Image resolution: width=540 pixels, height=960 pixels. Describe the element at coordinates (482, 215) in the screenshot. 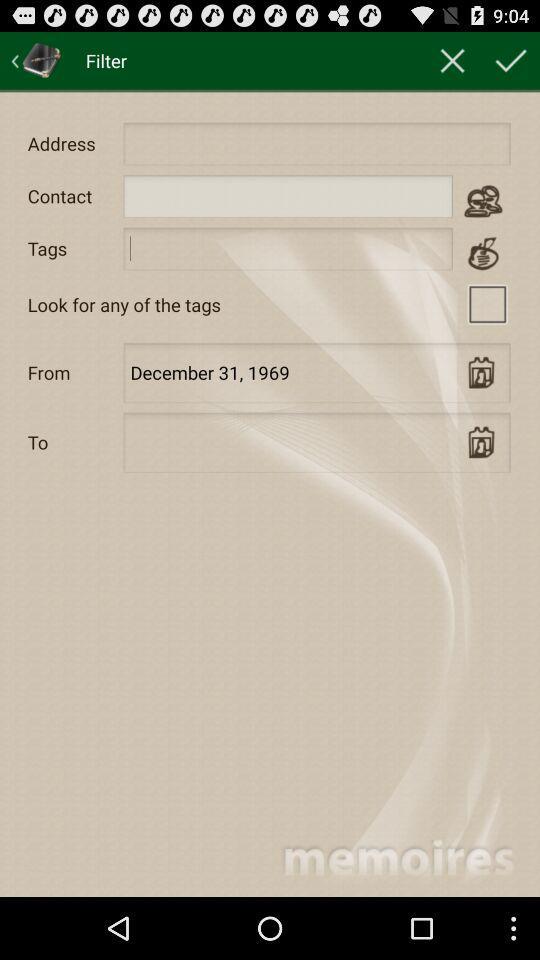

I see `the group icon` at that location.